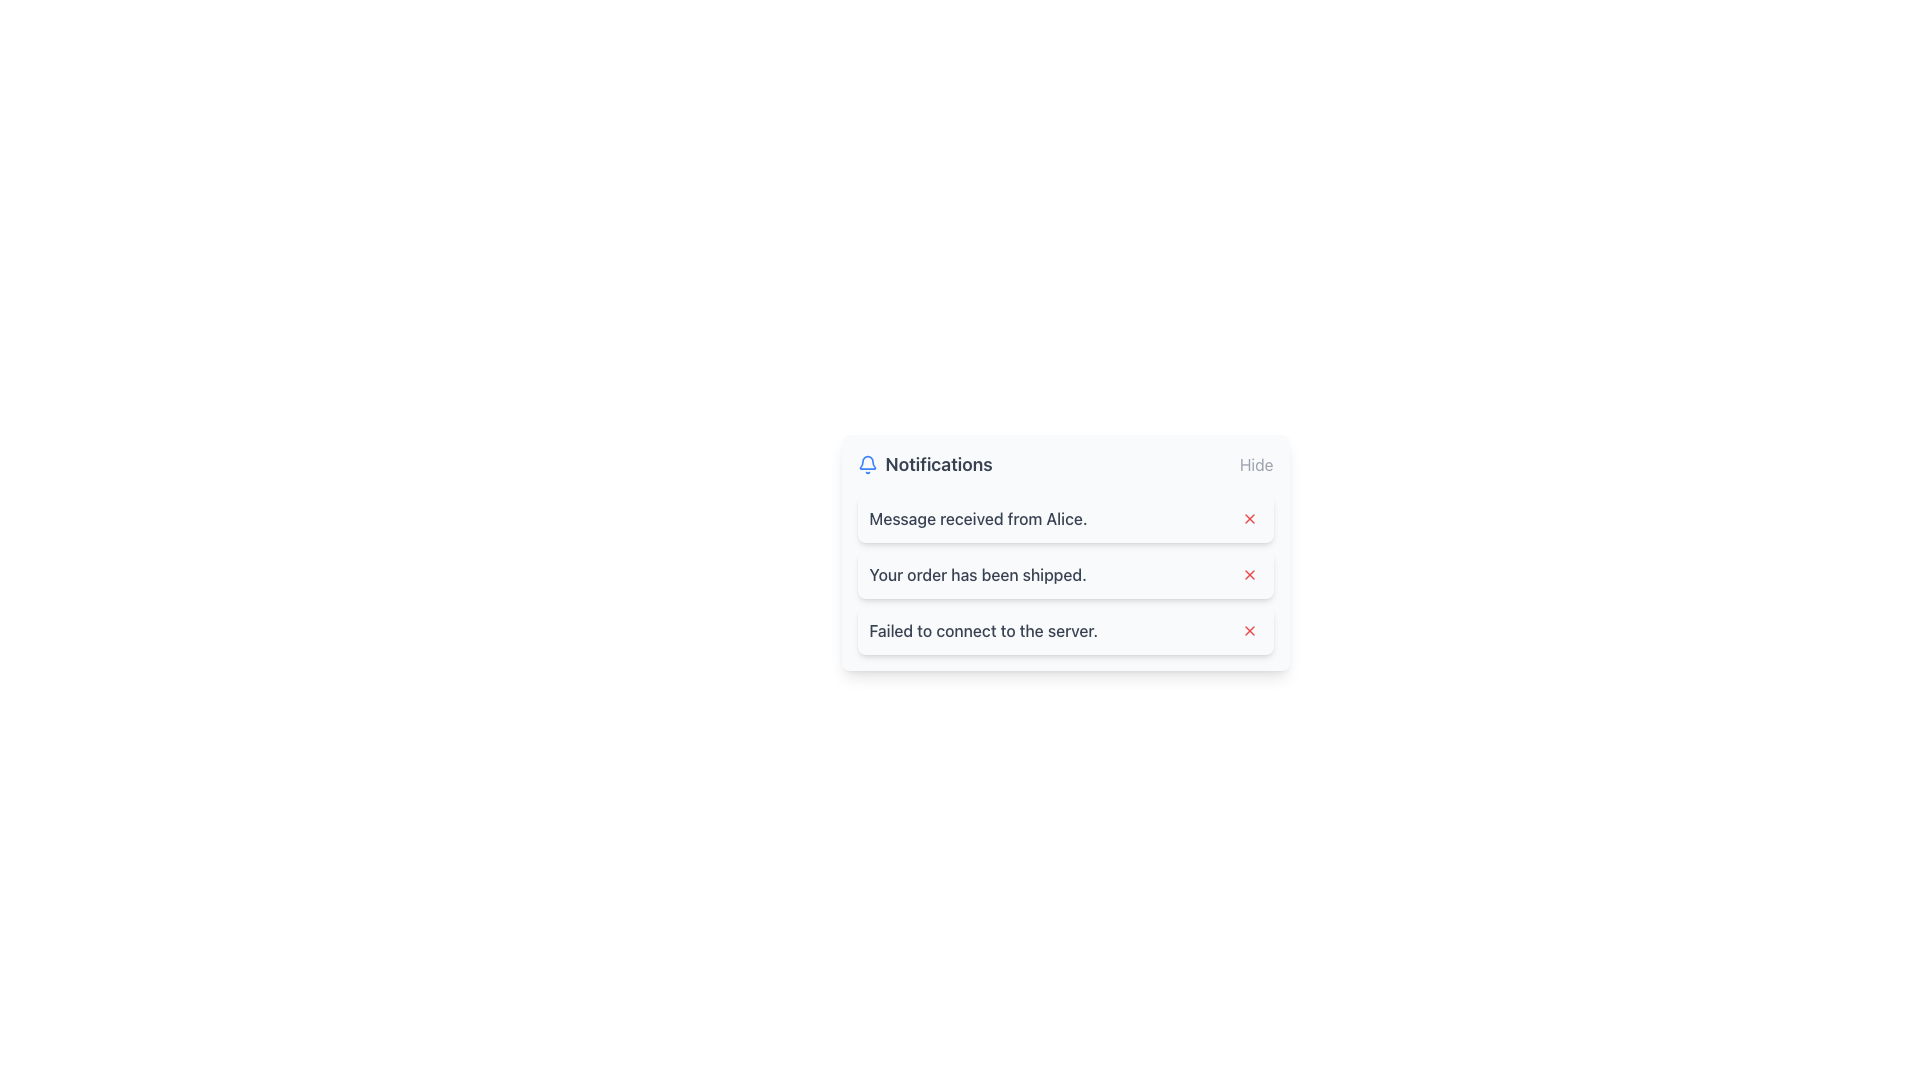  Describe the element at coordinates (1064, 574) in the screenshot. I see `notification text from the second notification card in the notification panel, which informs the user that their order has been shipped` at that location.